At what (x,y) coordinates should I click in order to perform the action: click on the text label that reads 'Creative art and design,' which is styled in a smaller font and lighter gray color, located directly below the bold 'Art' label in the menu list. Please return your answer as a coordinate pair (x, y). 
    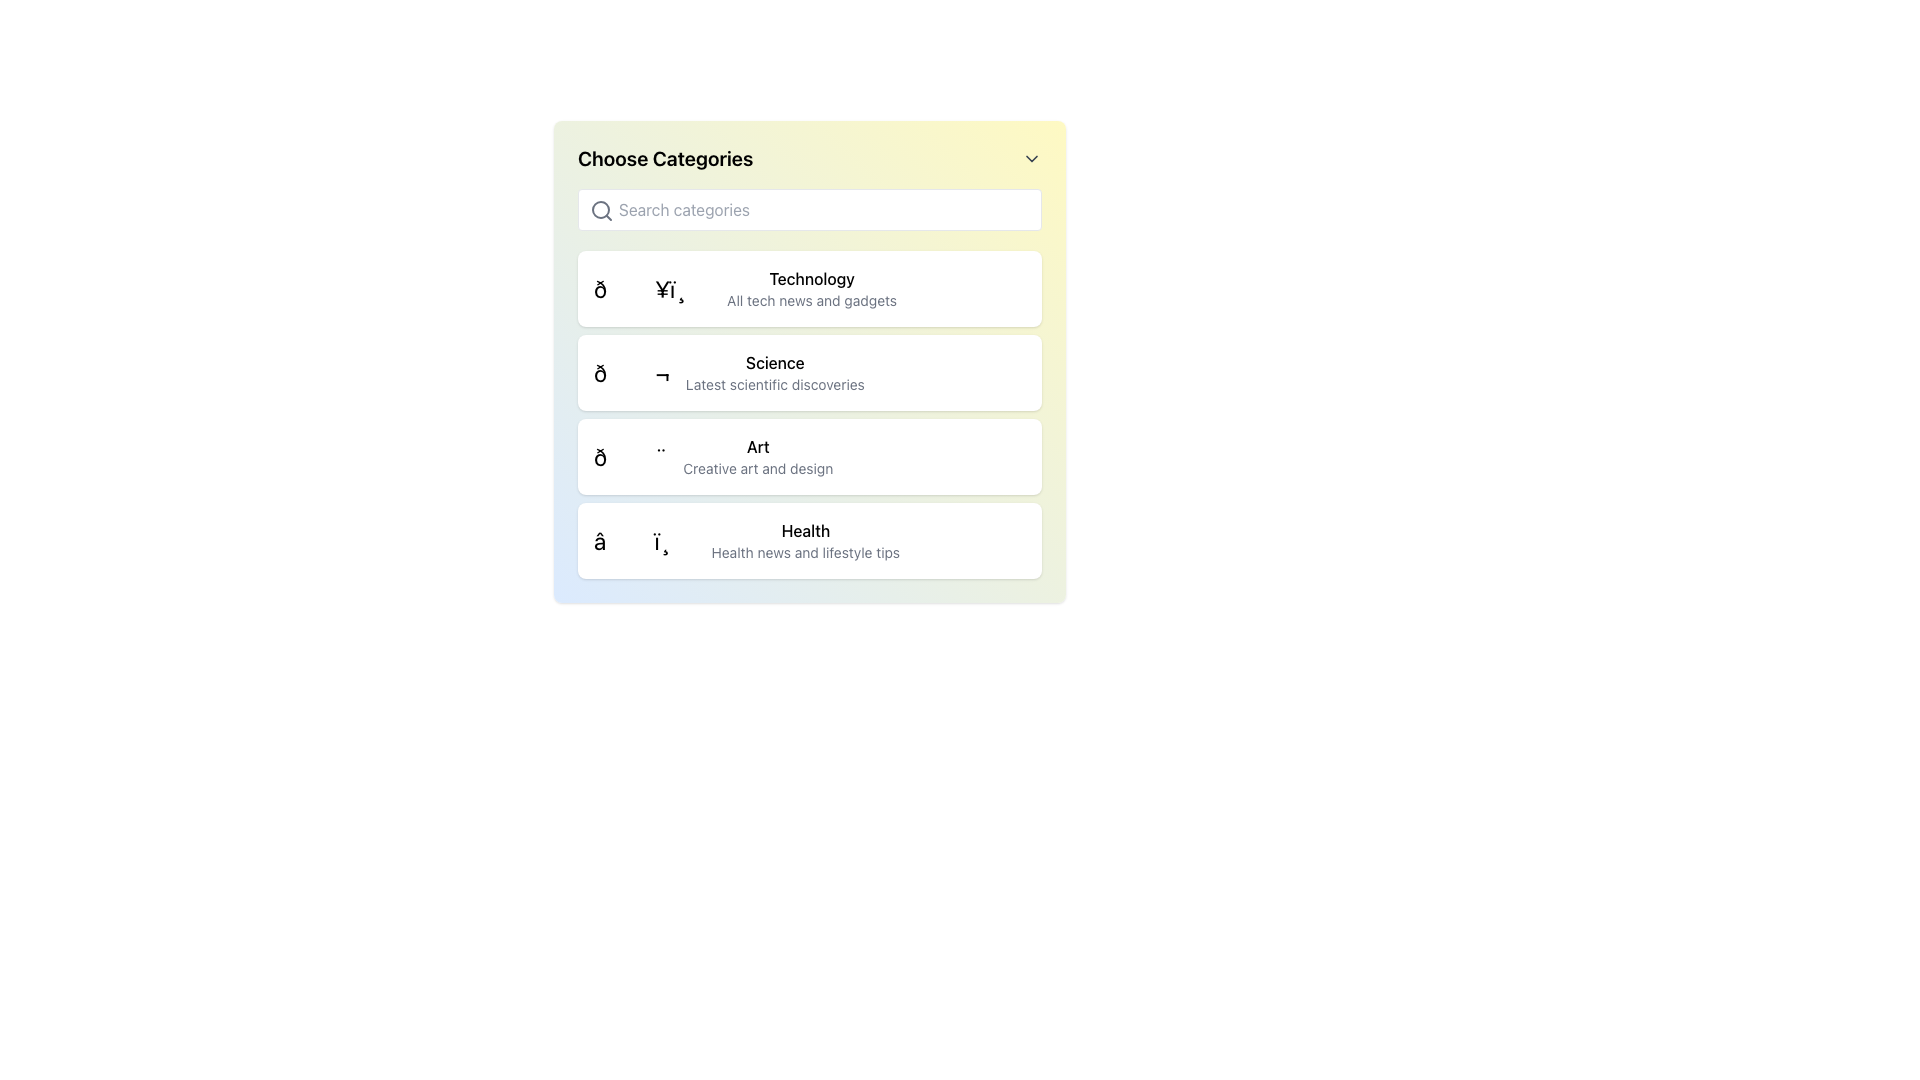
    Looking at the image, I should click on (757, 469).